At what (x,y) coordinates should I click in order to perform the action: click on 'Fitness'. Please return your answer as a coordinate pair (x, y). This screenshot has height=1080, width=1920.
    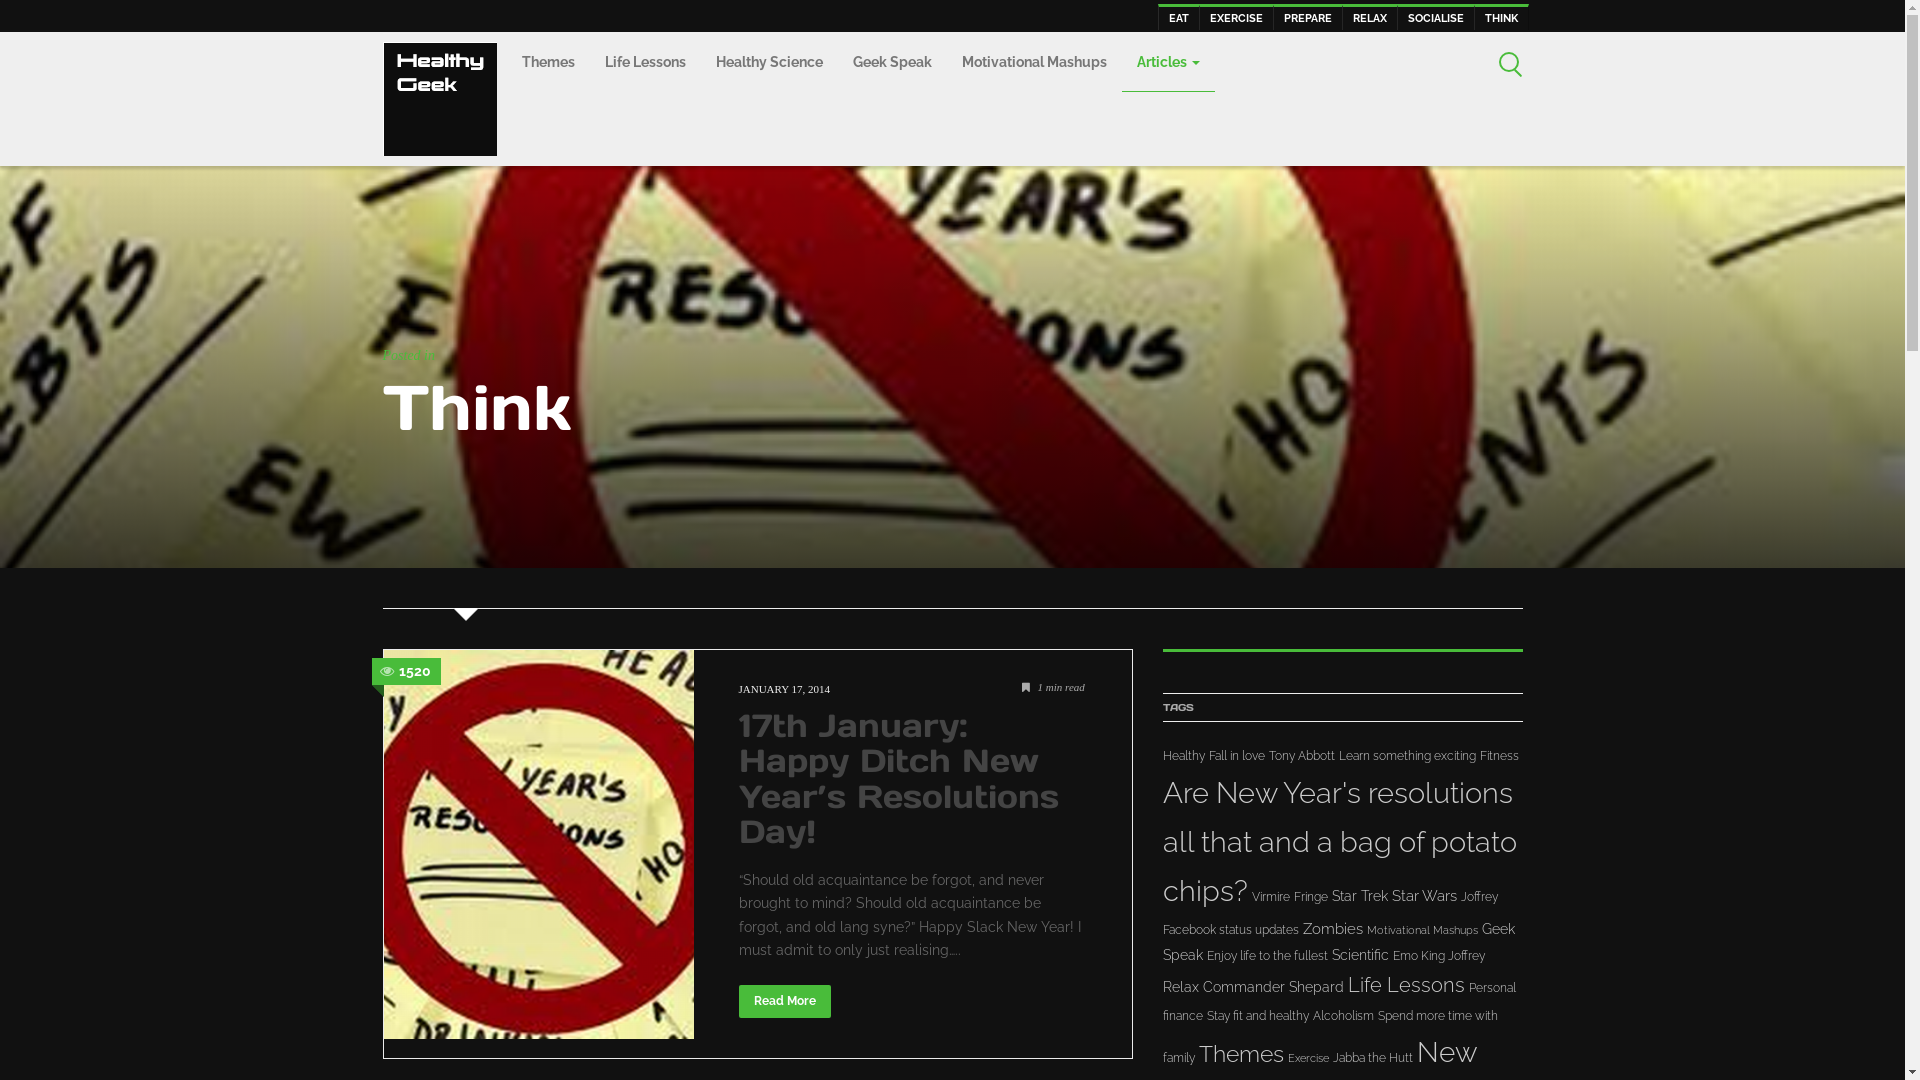
    Looking at the image, I should click on (1499, 756).